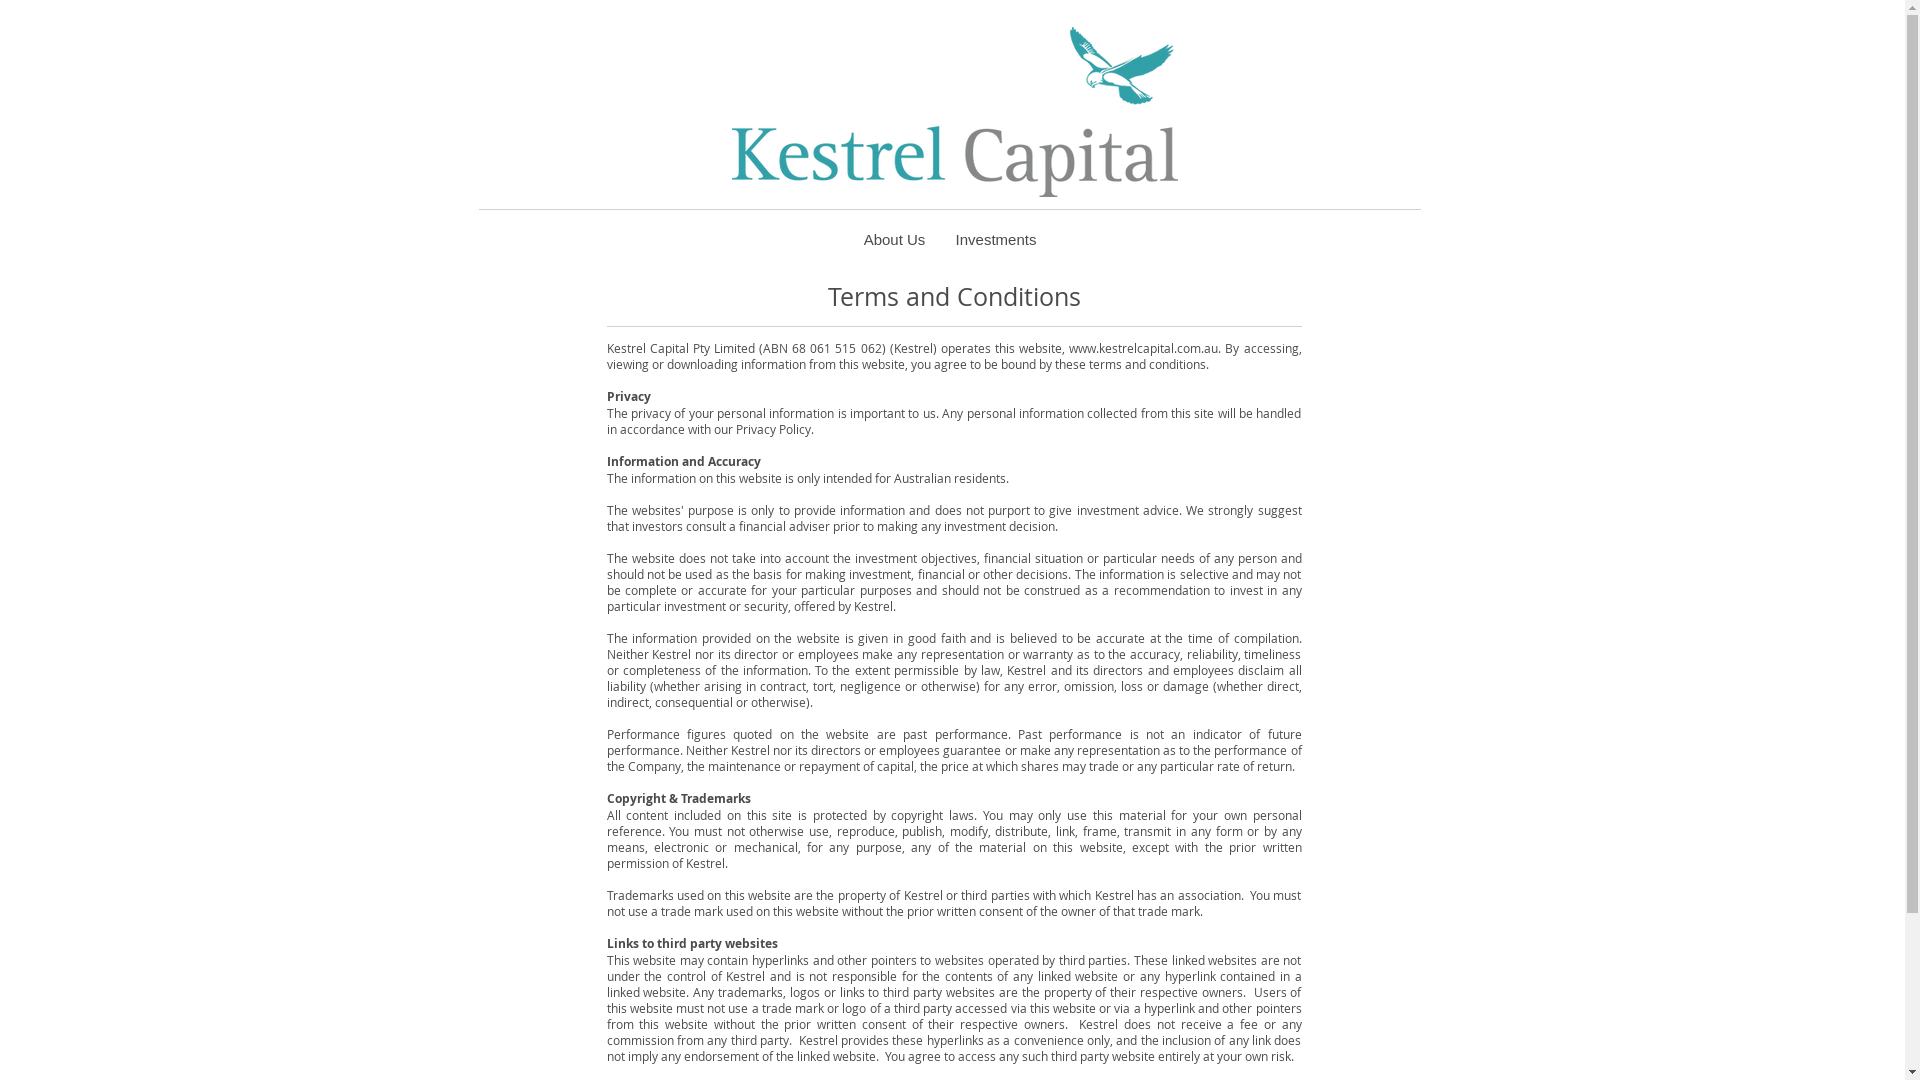 The height and width of the screenshot is (1080, 1920). I want to click on 'Kestrel Capital Header', so click(954, 111).